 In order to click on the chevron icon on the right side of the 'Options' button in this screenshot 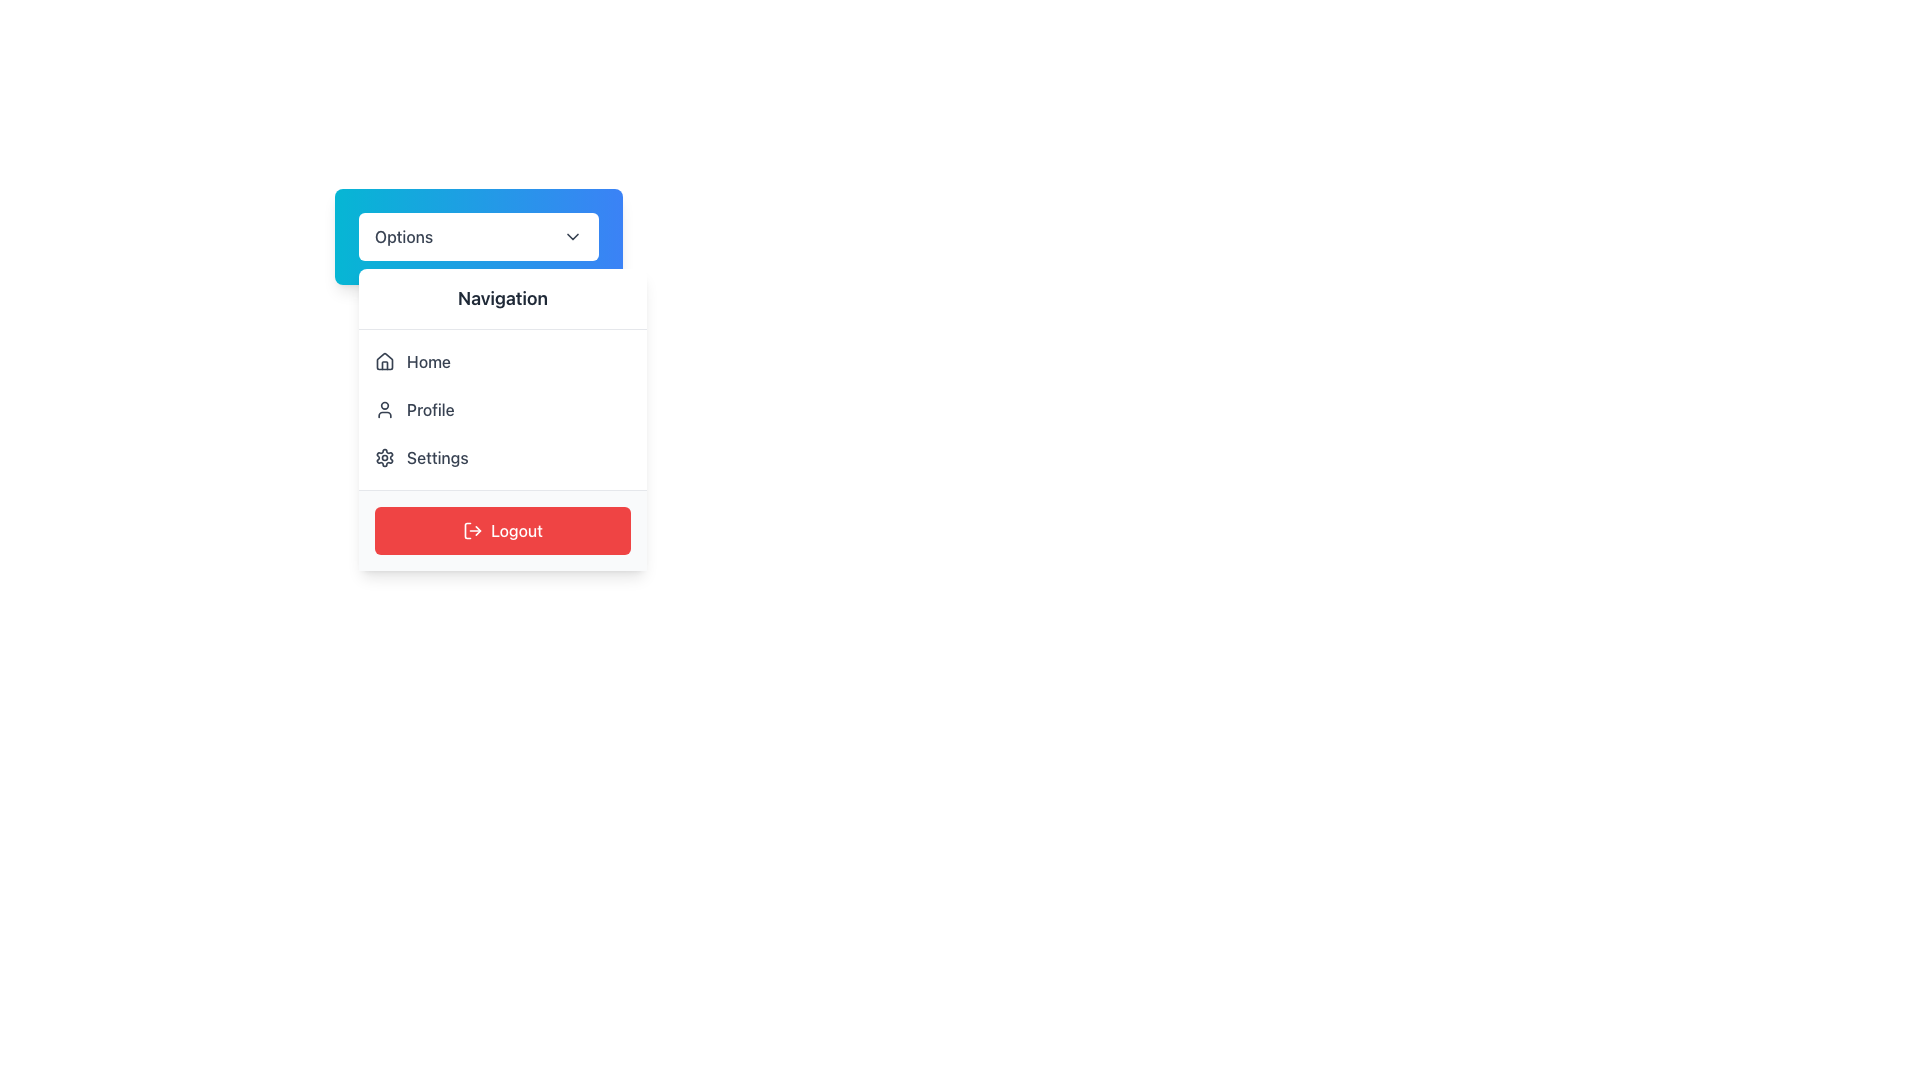, I will do `click(571, 235)`.